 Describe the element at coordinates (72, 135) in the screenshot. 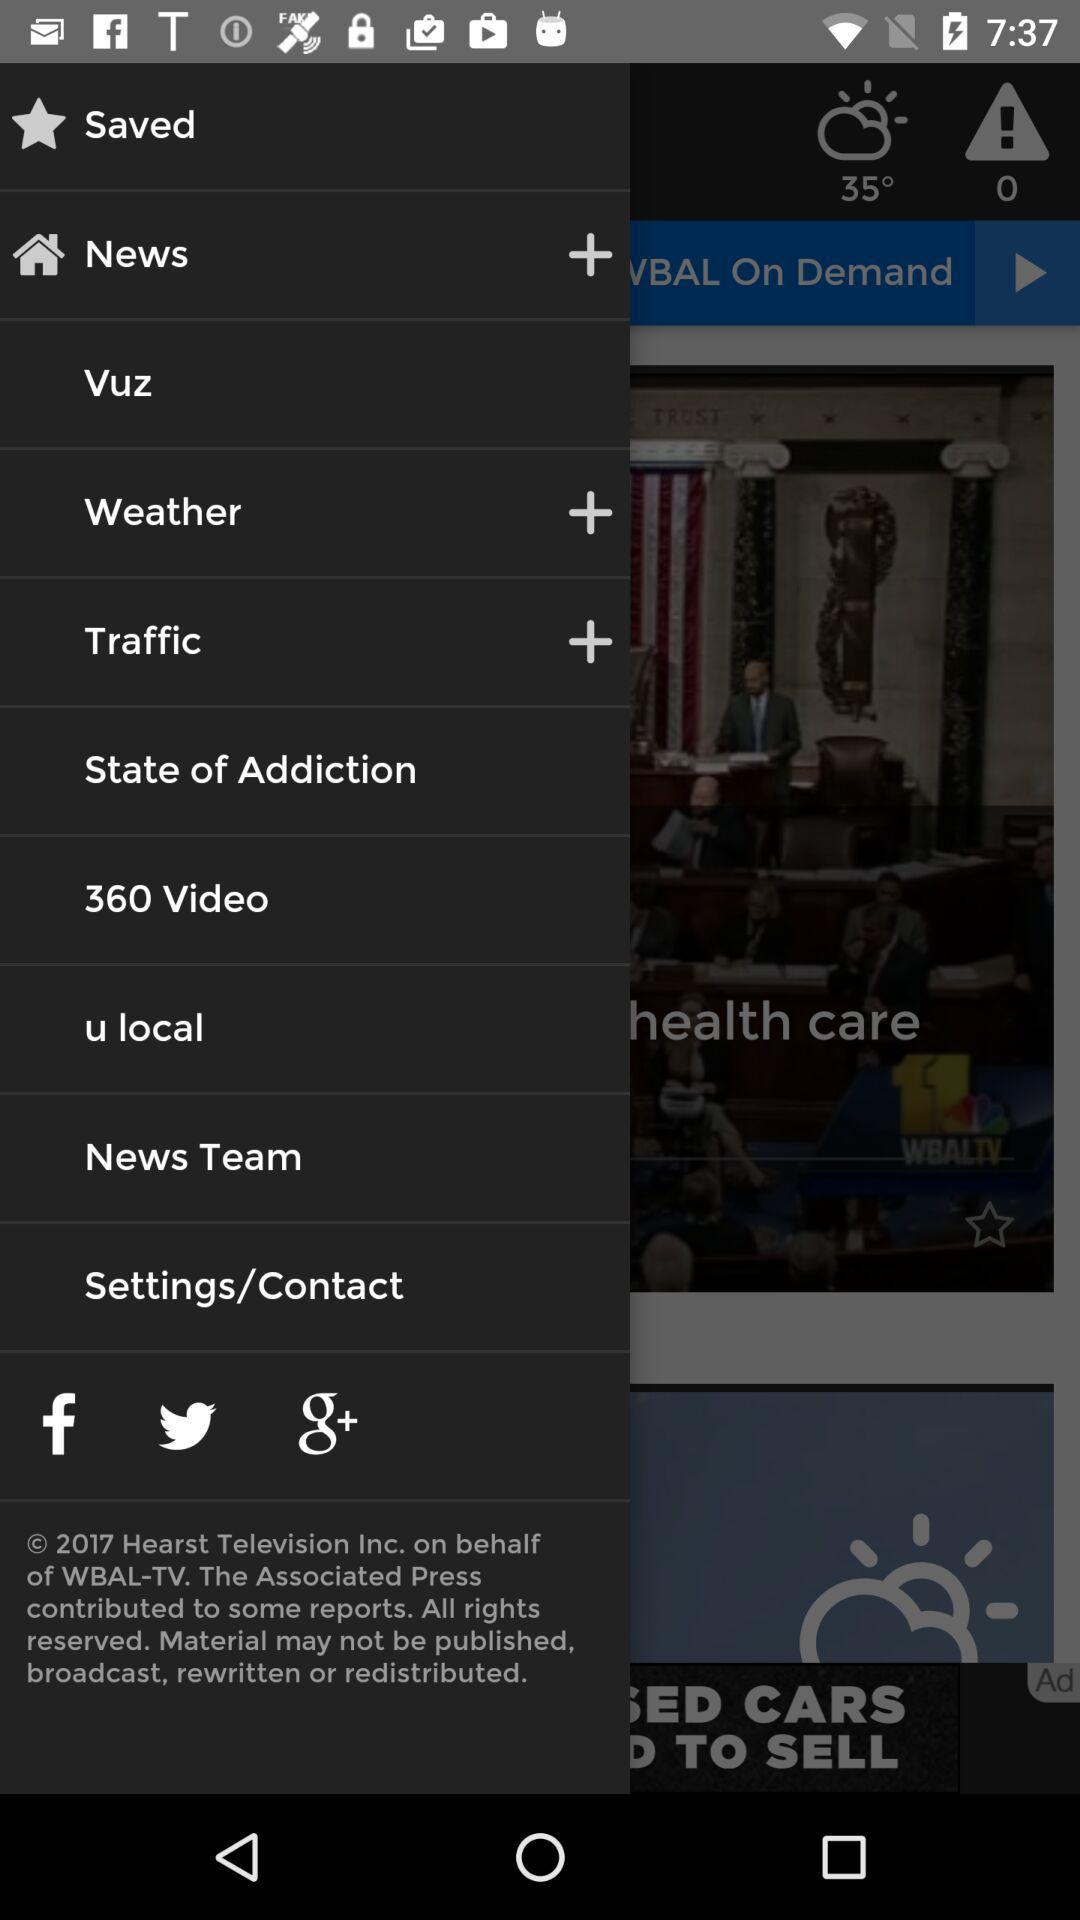

I see `the star icon` at that location.